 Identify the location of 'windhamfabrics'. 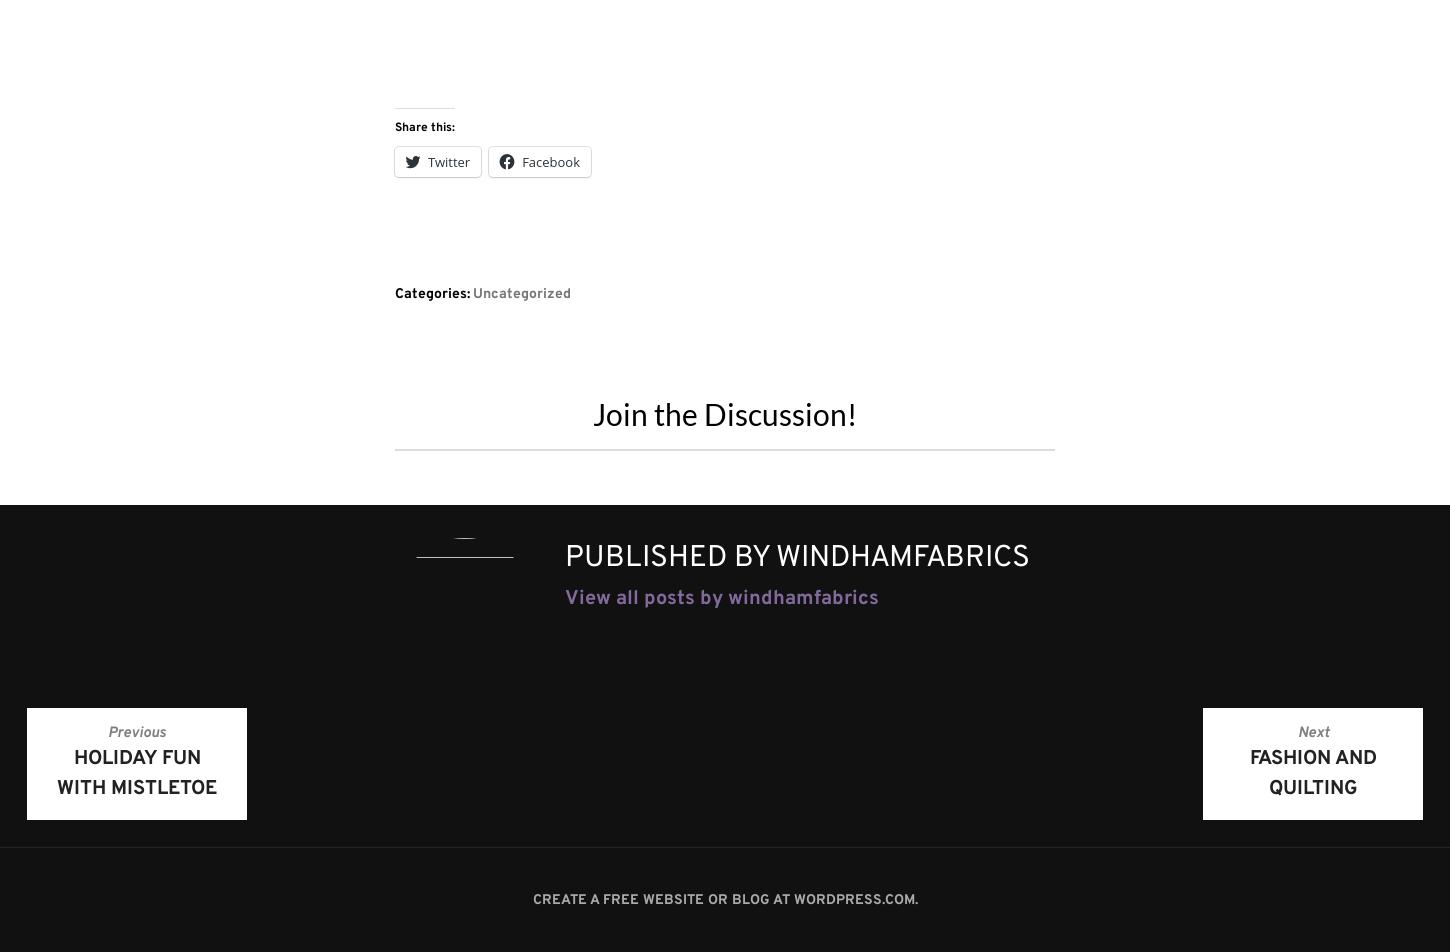
(901, 557).